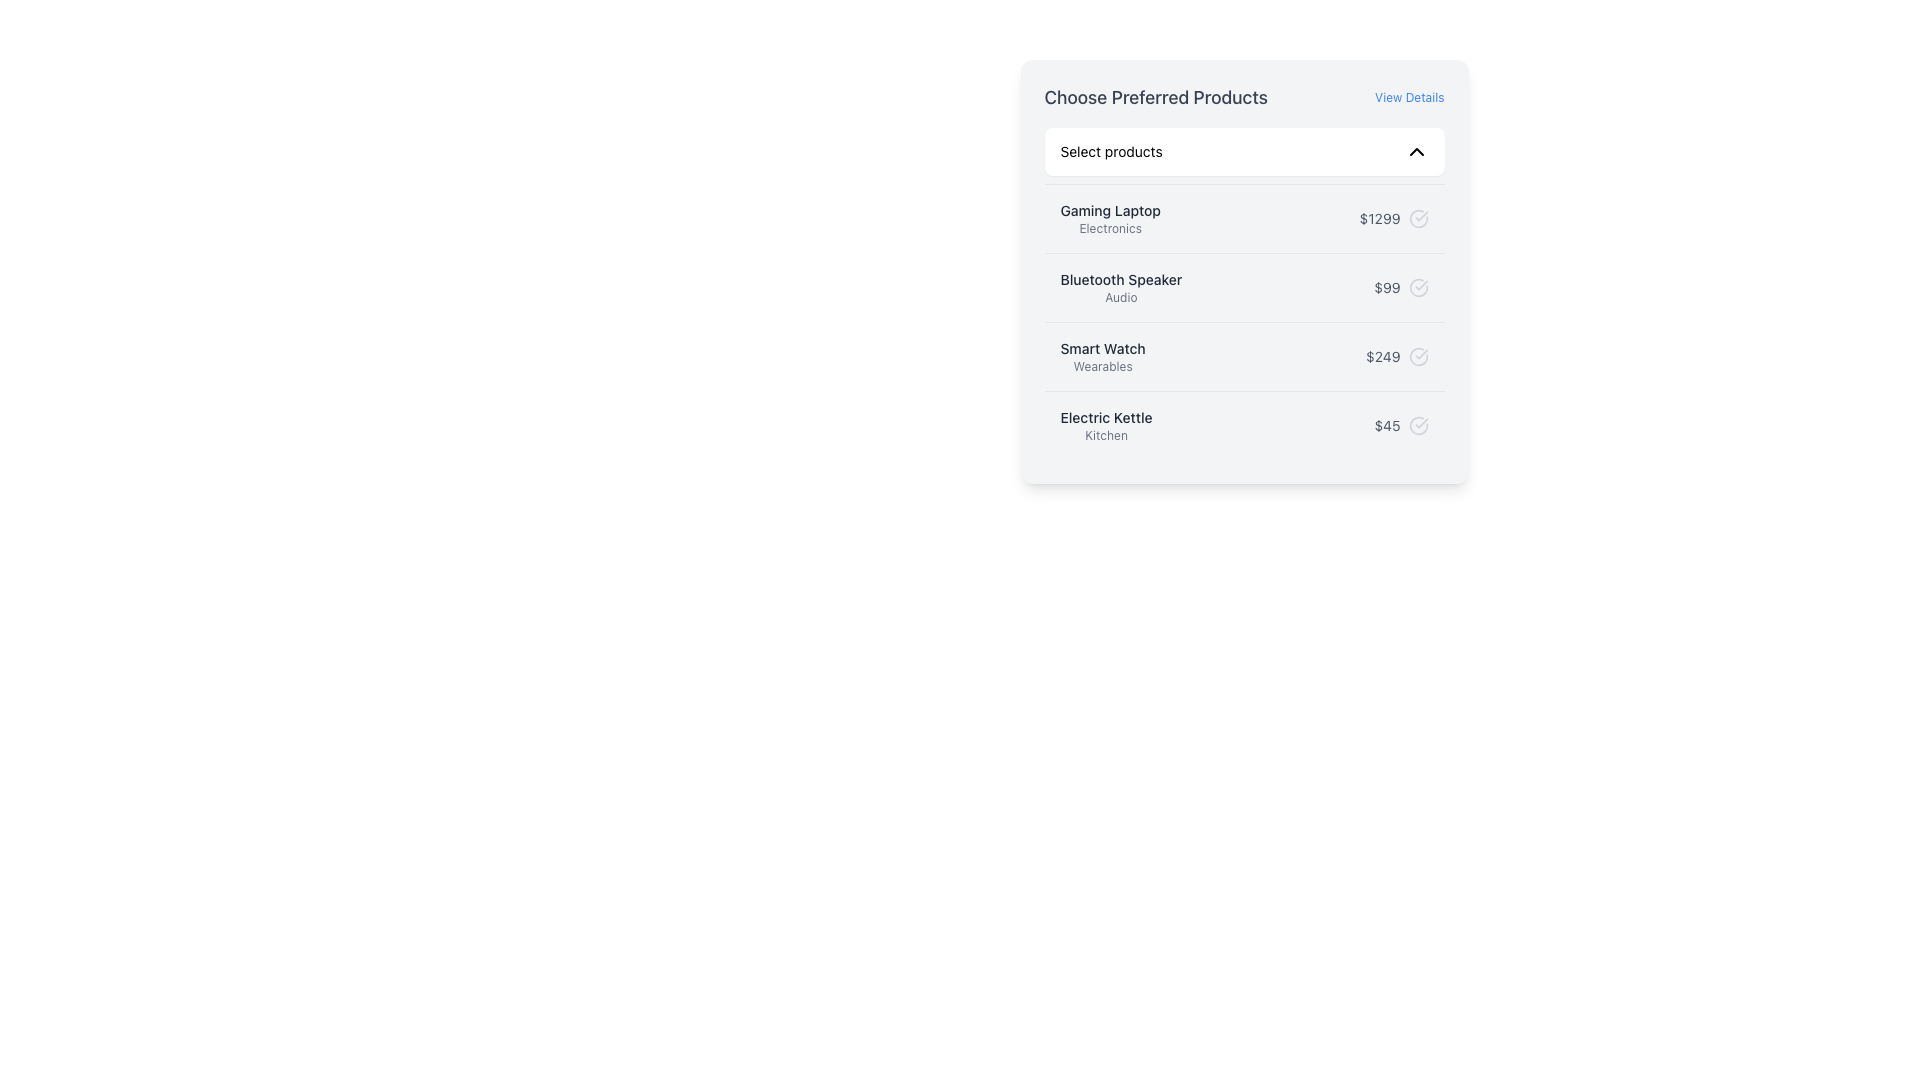 The height and width of the screenshot is (1080, 1920). What do you see at coordinates (1156, 97) in the screenshot?
I see `the Text Label that serves as a title or heading for the card, providing context about the options or information presented within the card` at bounding box center [1156, 97].